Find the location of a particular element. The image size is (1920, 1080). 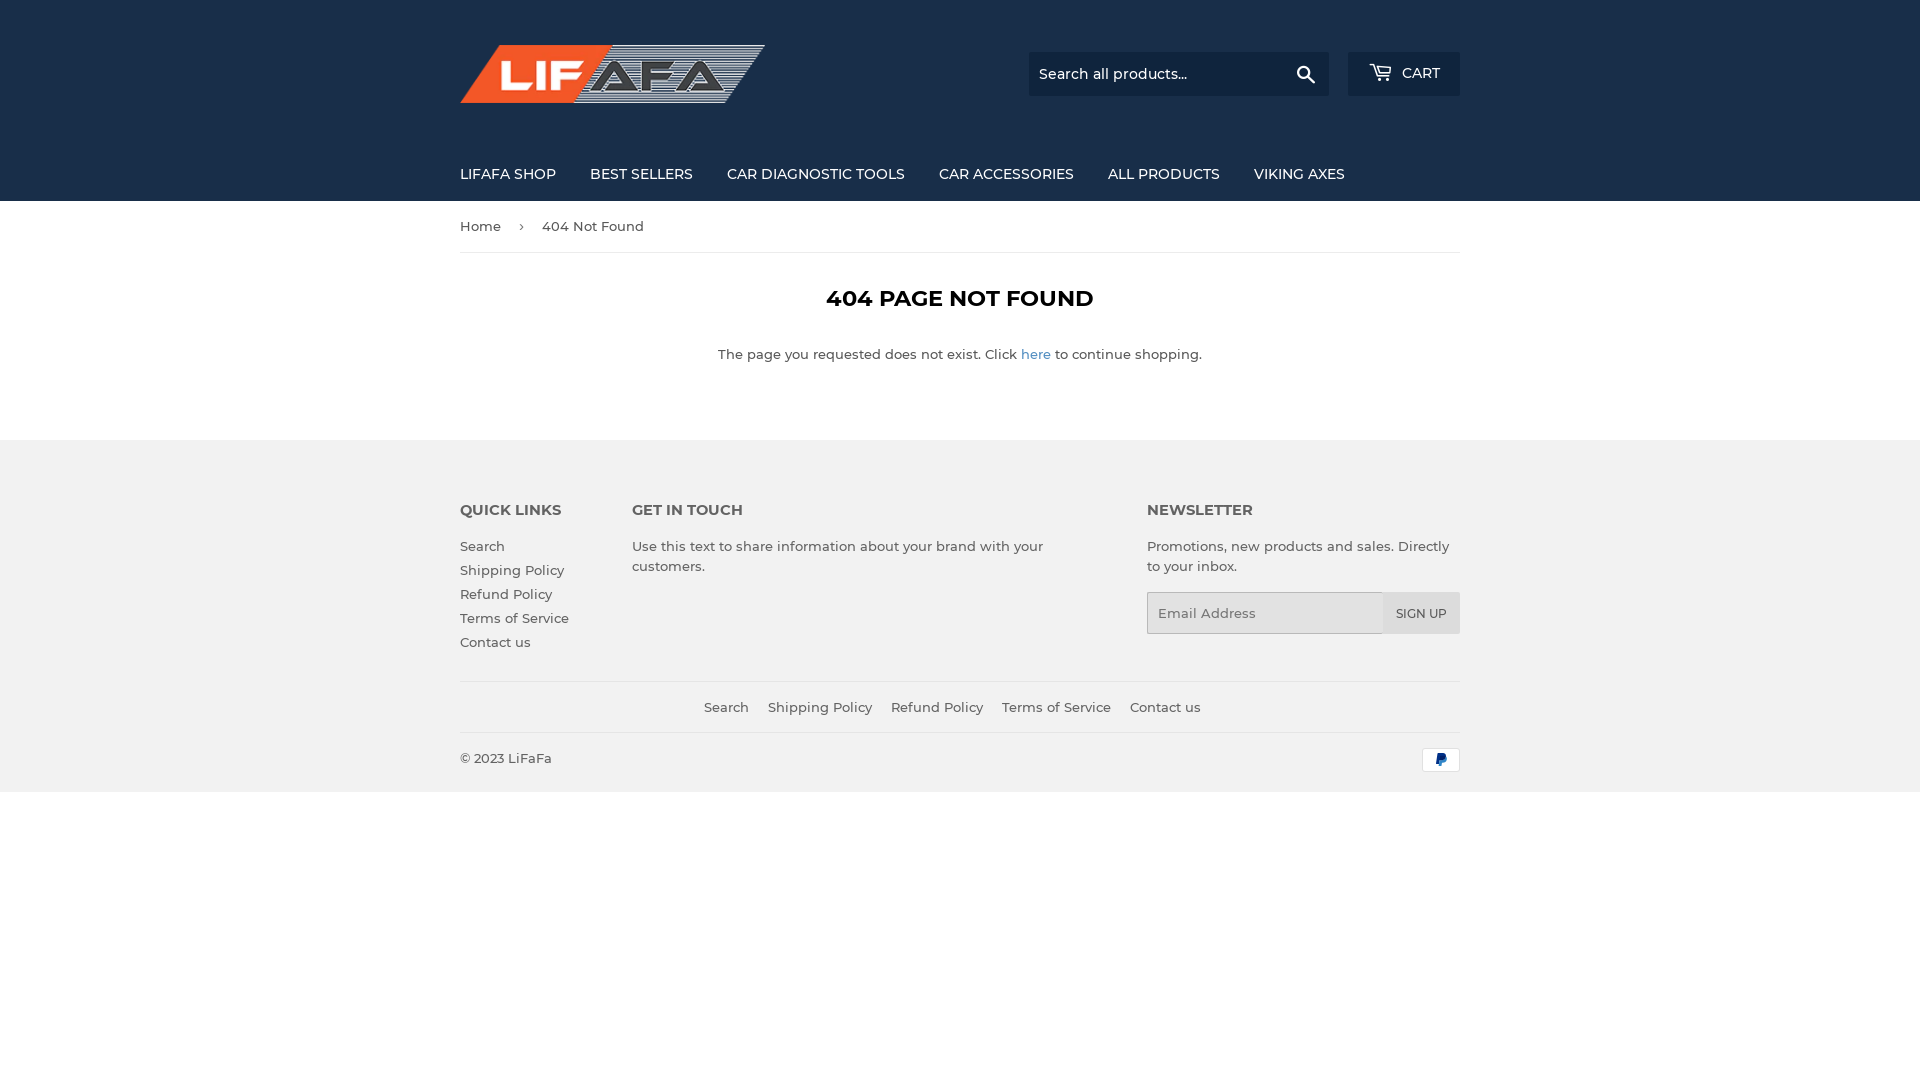

'Search' is located at coordinates (725, 704).